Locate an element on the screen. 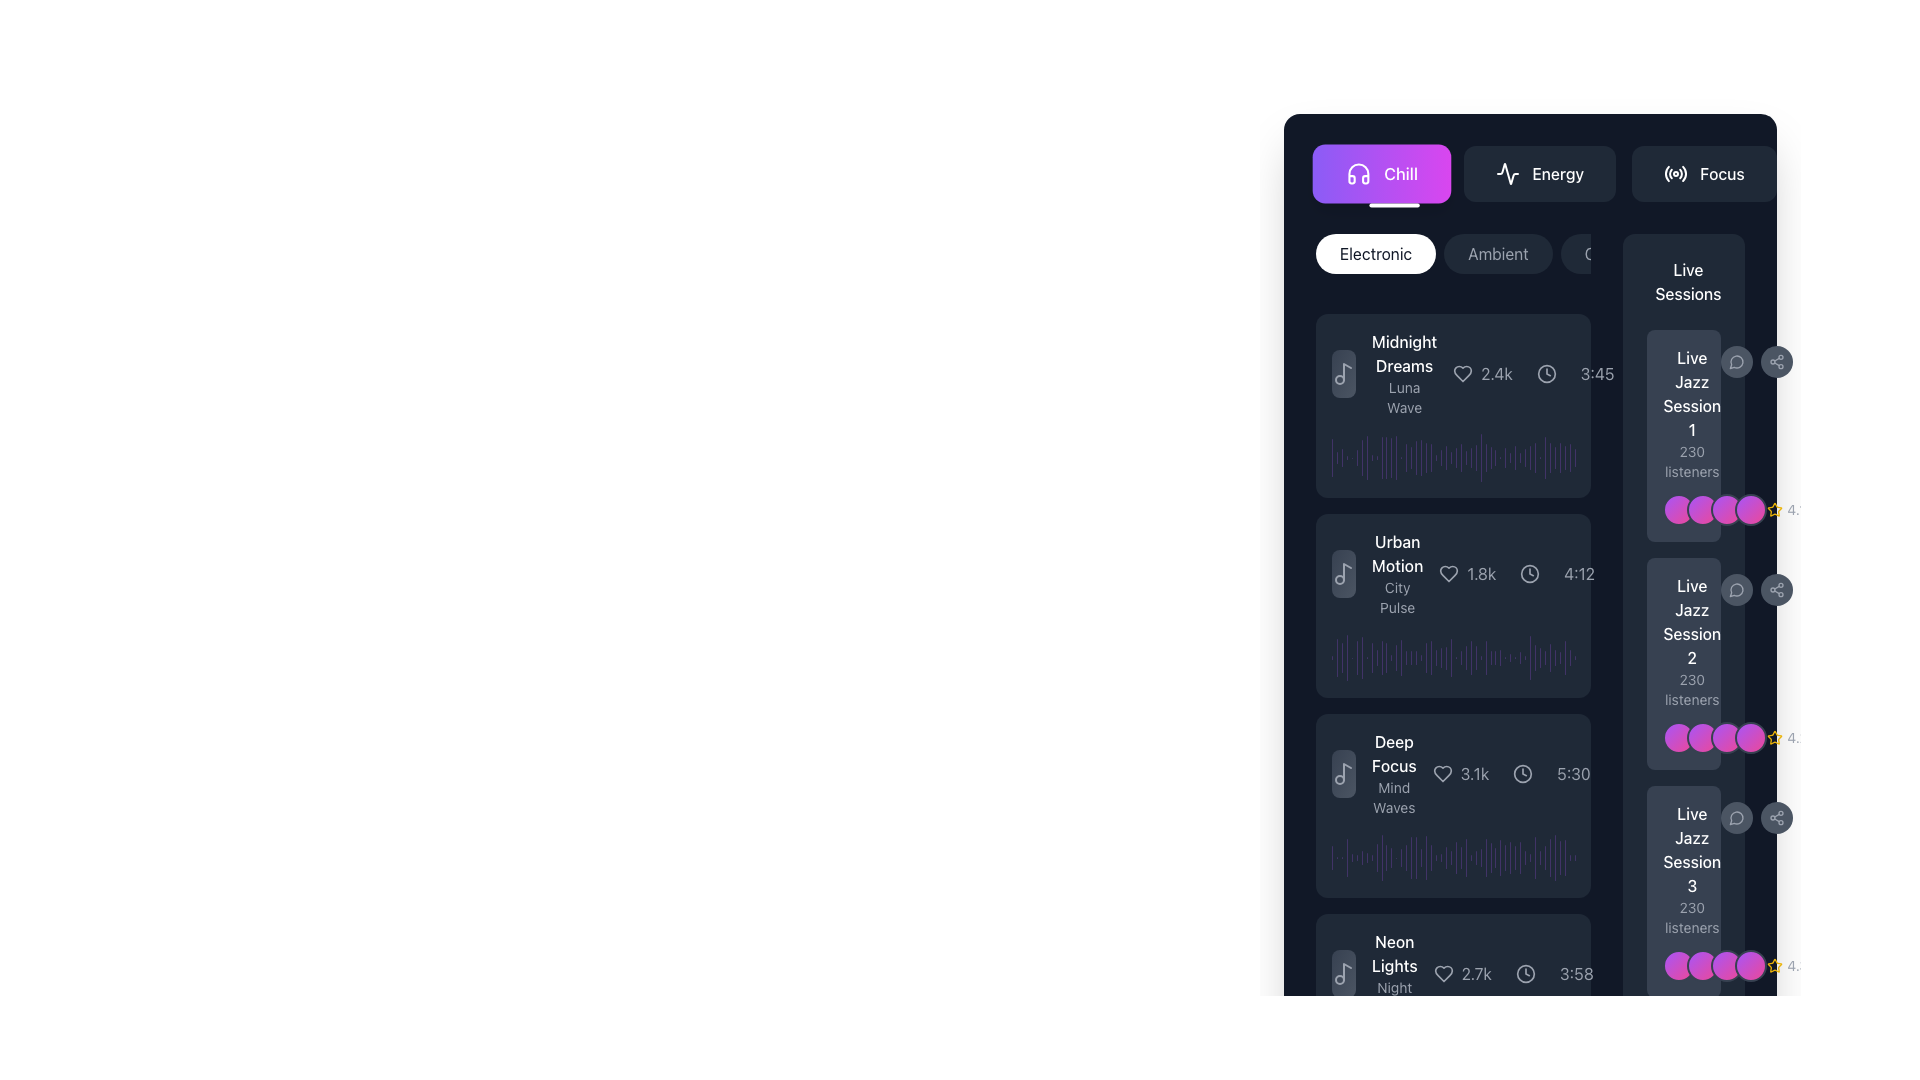 Image resolution: width=1920 pixels, height=1080 pixels. the yellow star-shaped icon to rate it, which is located to the right of the 'Live Jazz Session' cards and next to the rating text '4.2' is located at coordinates (1775, 737).